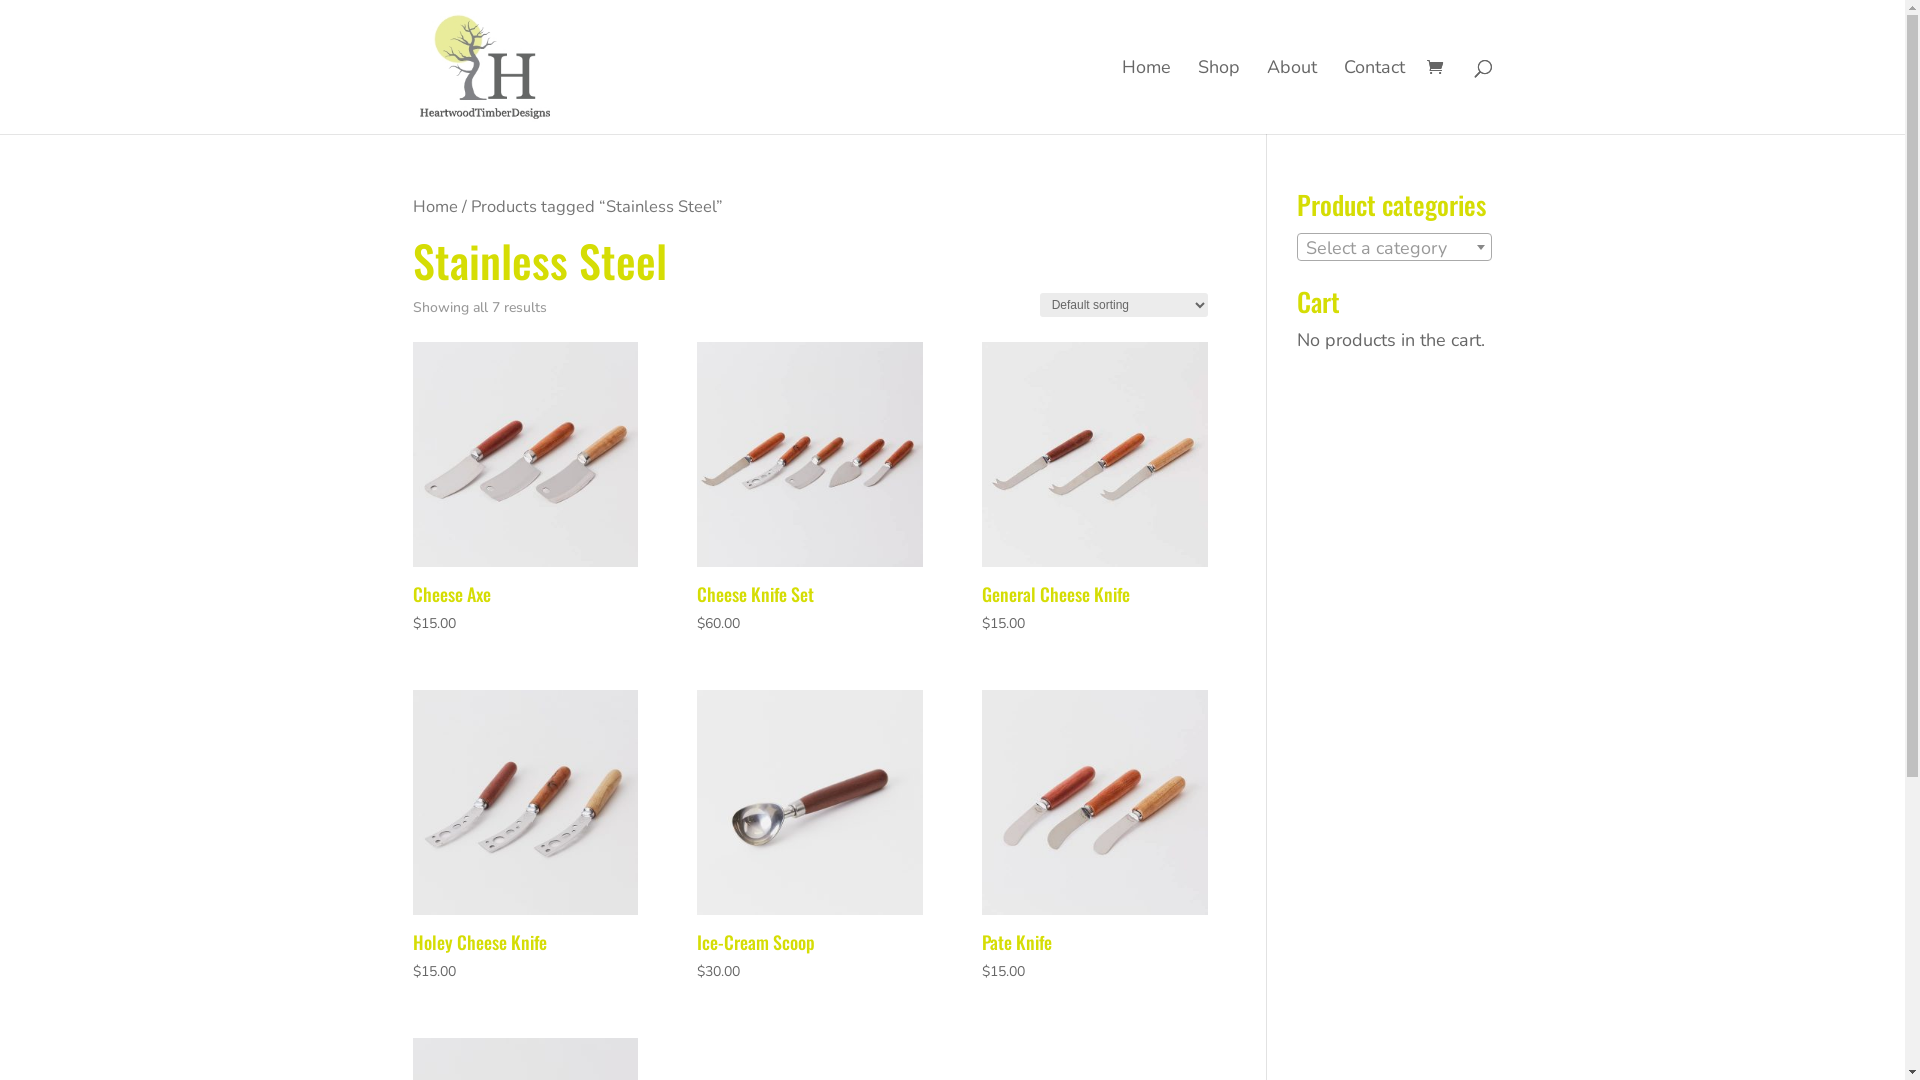 The height and width of the screenshot is (1080, 1920). I want to click on 'About', so click(1291, 96).